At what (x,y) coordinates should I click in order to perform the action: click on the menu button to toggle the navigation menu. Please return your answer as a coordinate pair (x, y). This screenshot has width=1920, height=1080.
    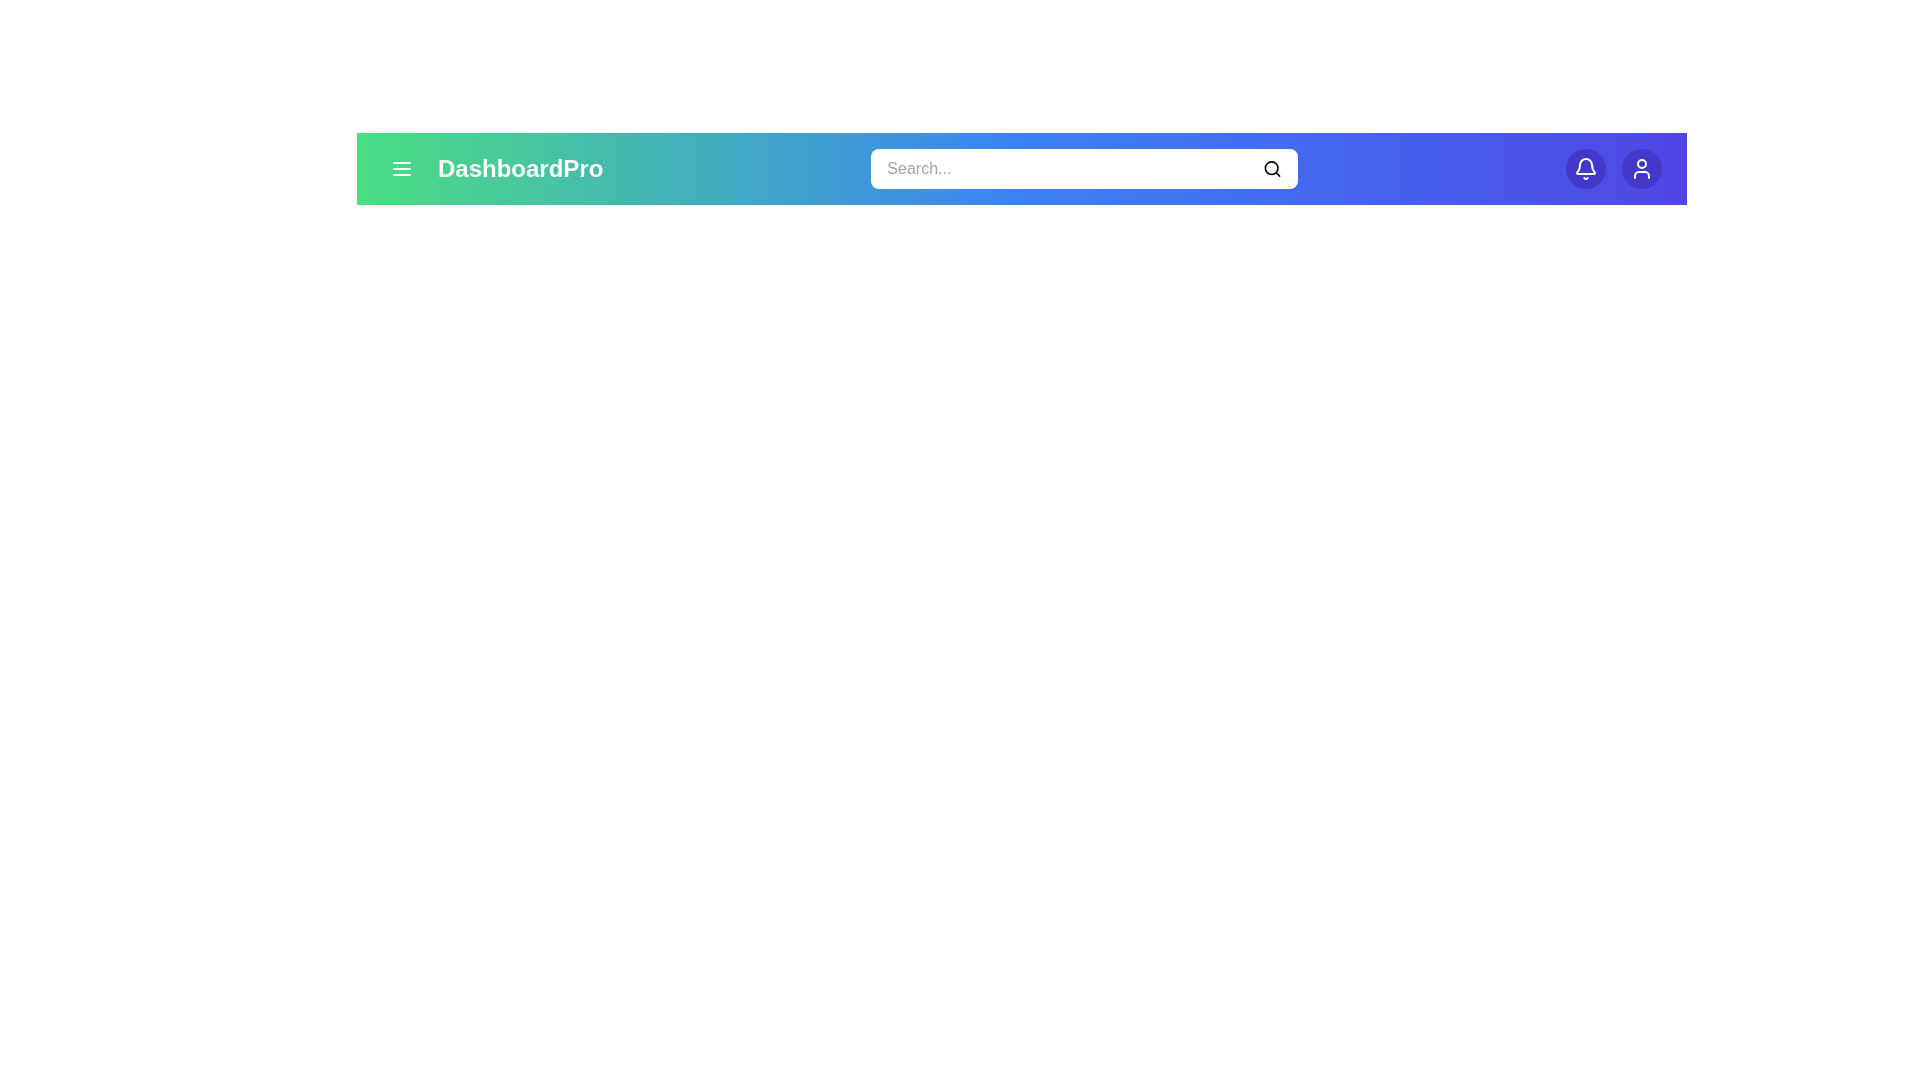
    Looking at the image, I should click on (401, 168).